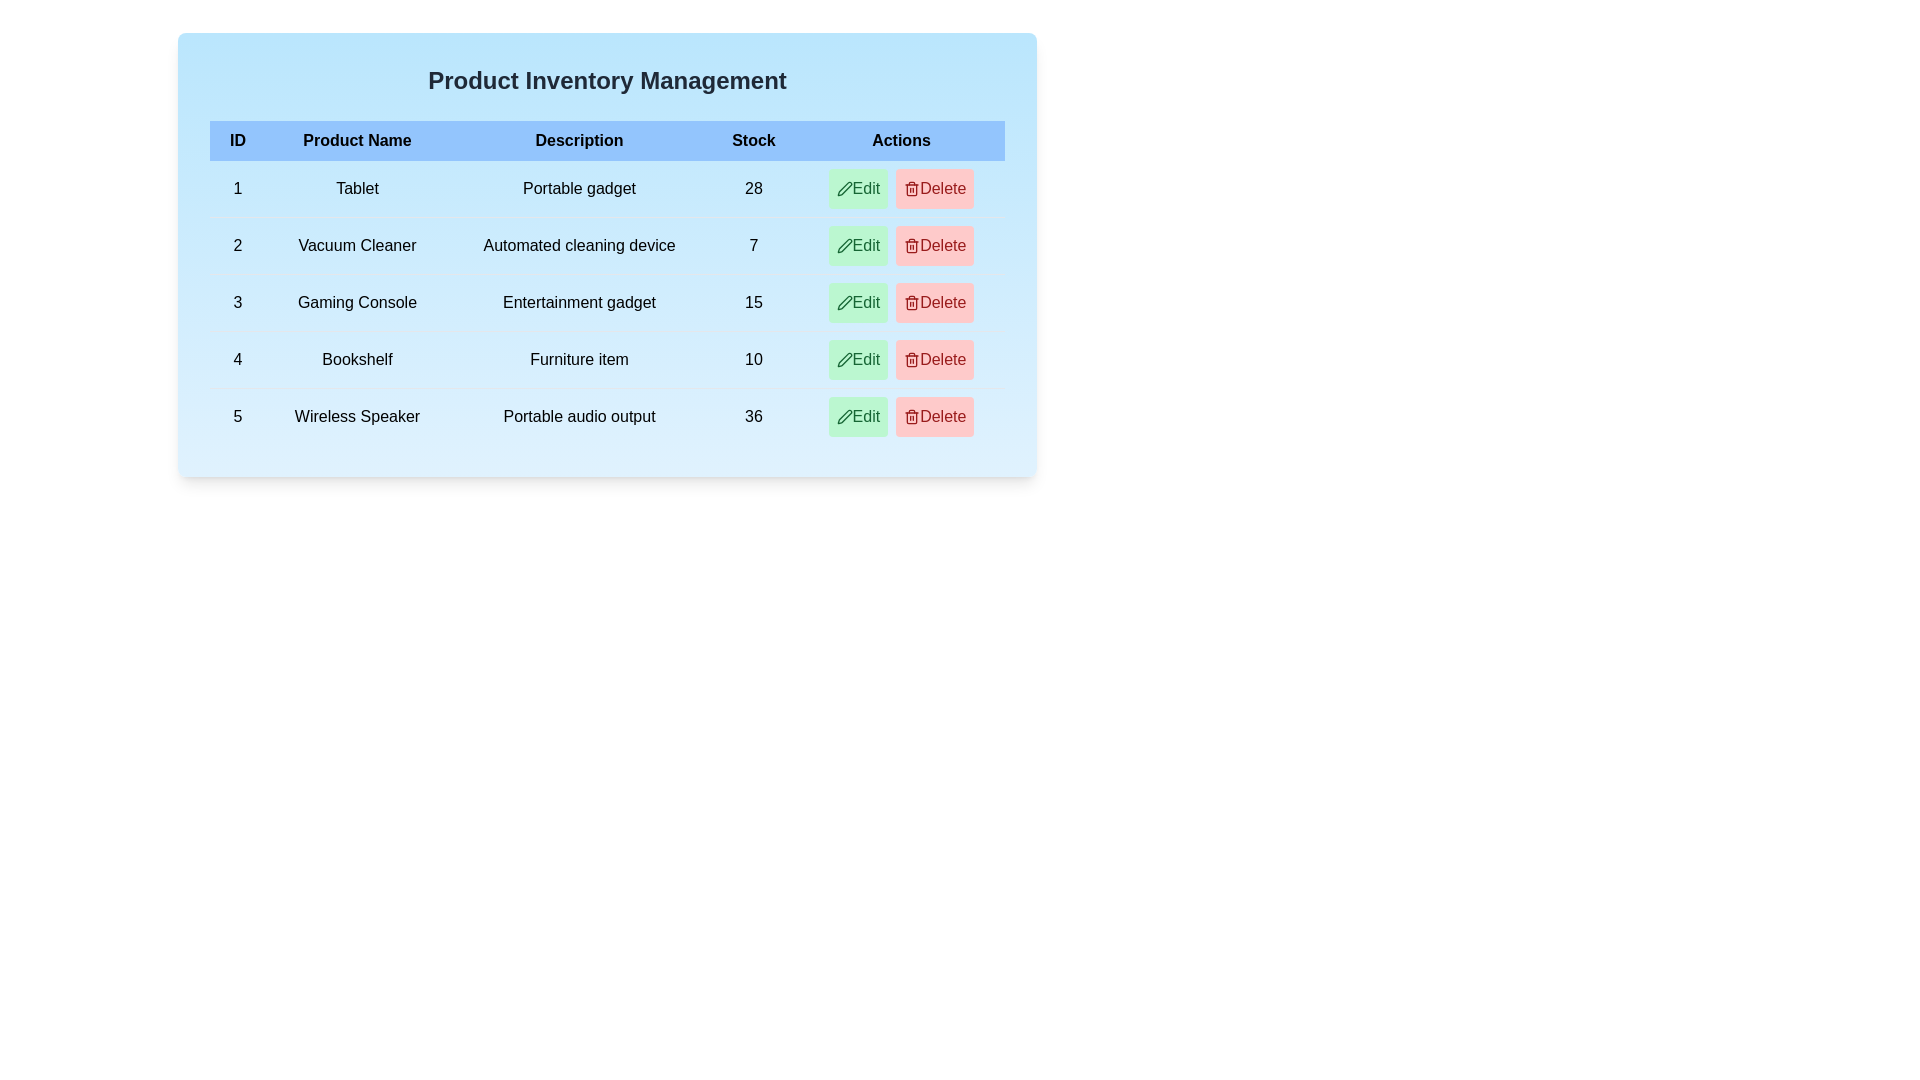 This screenshot has height=1080, width=1920. What do you see at coordinates (752, 189) in the screenshot?
I see `non-editable numeric stock quantity displayed for the product 'Tablet' in the fourth column of the first row in the 'Stock' category of the table` at bounding box center [752, 189].